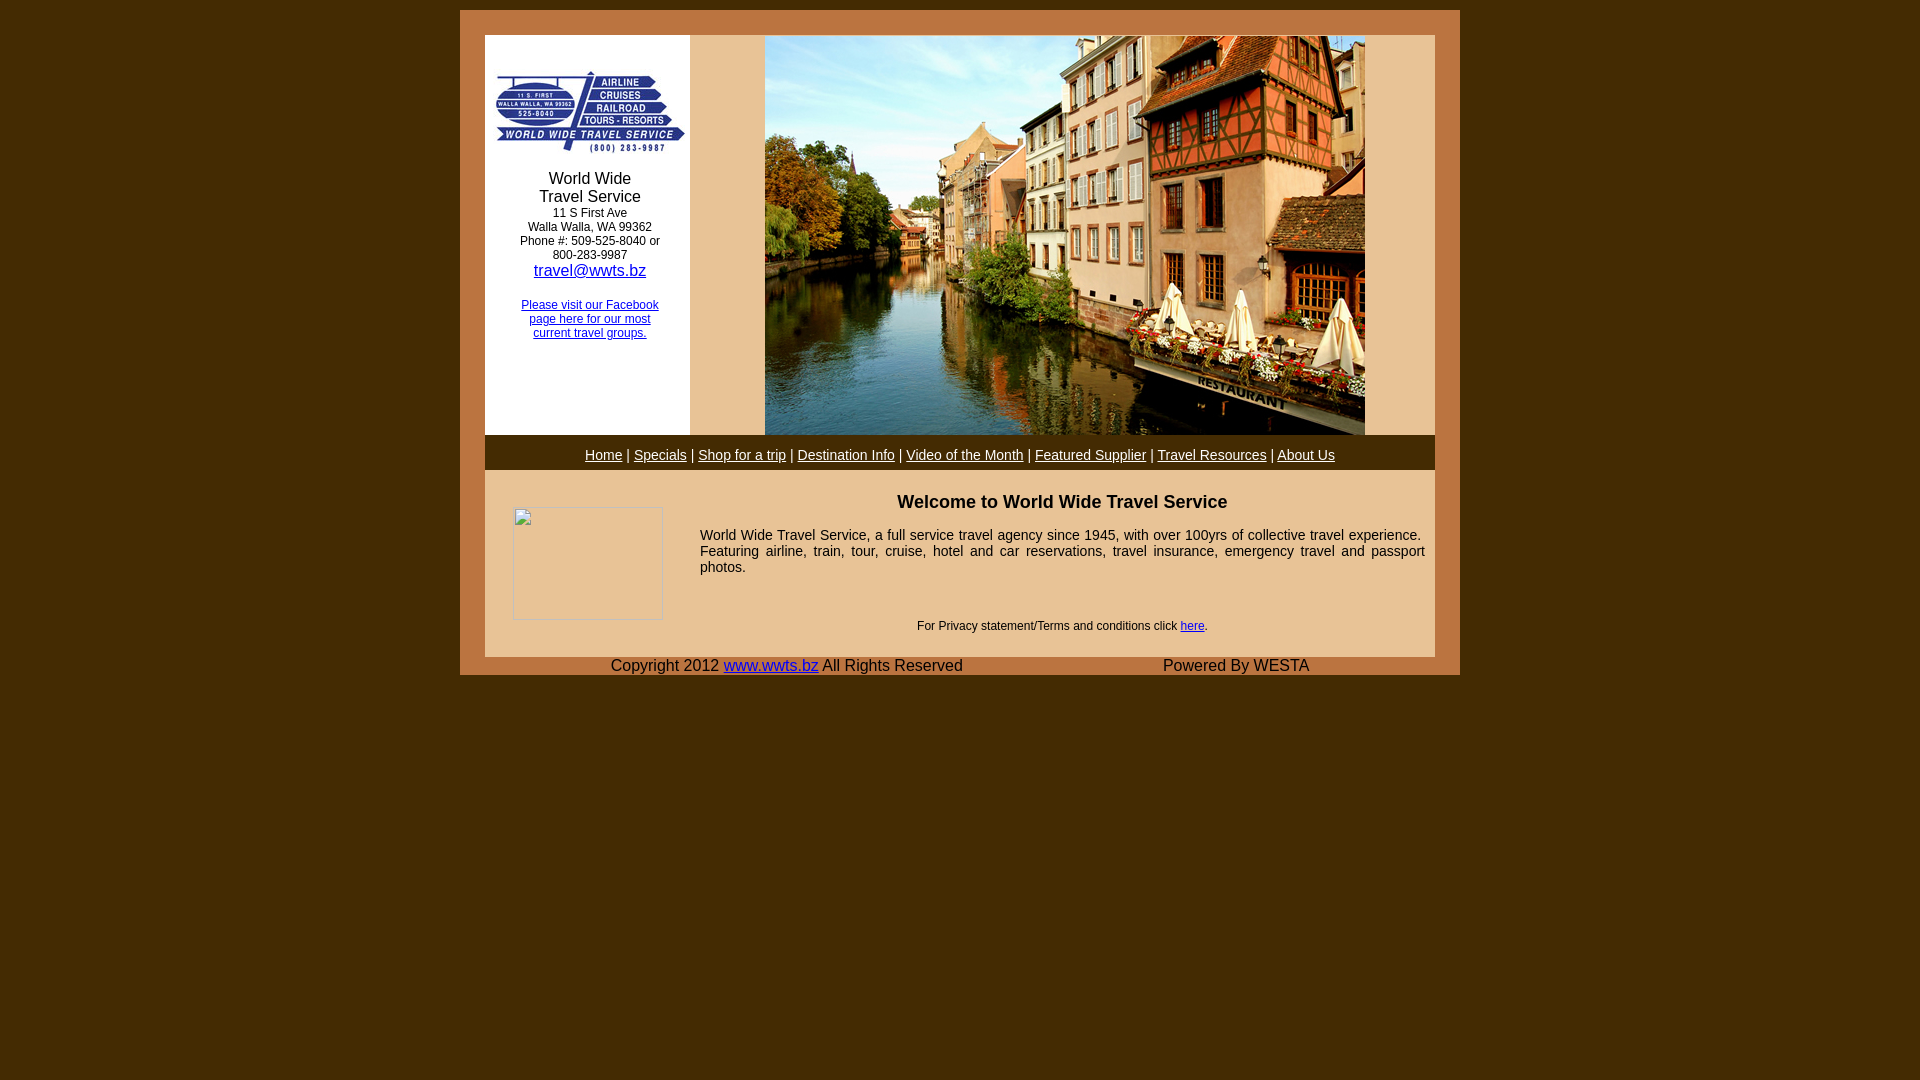 This screenshot has width=1920, height=1080. What do you see at coordinates (964, 455) in the screenshot?
I see `'Video of the Month'` at bounding box center [964, 455].